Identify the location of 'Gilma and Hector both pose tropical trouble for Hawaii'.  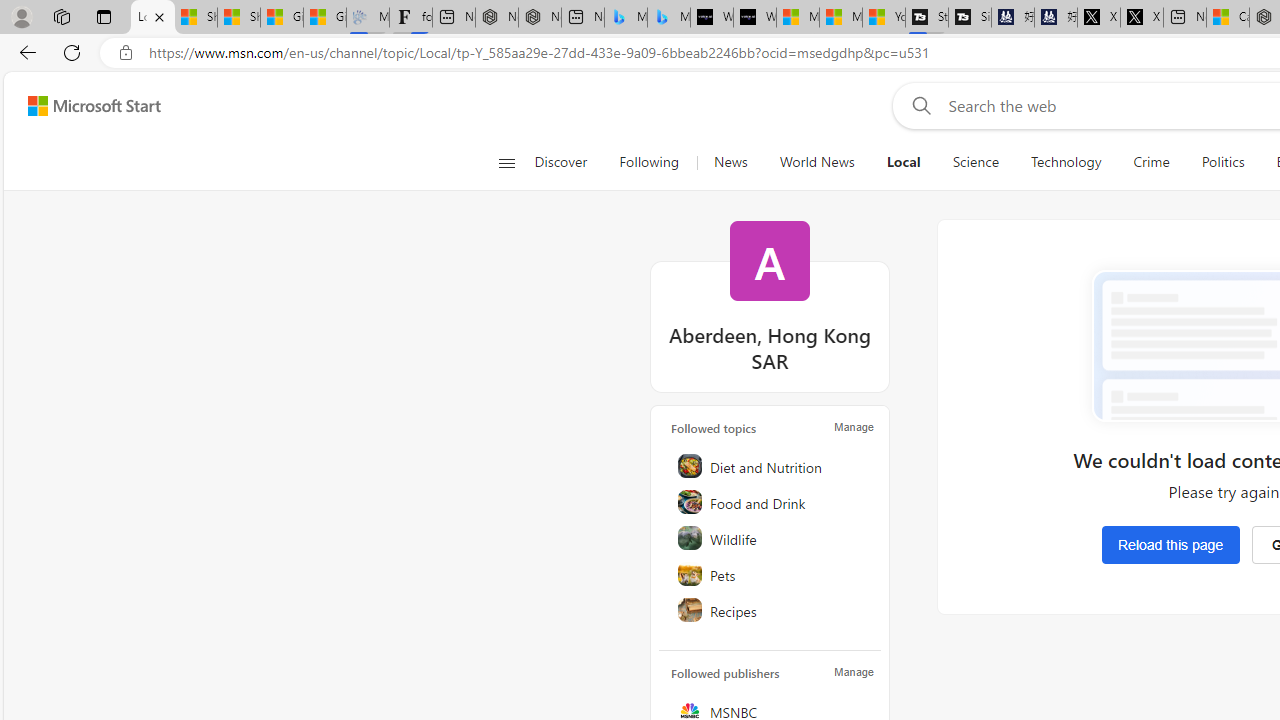
(324, 17).